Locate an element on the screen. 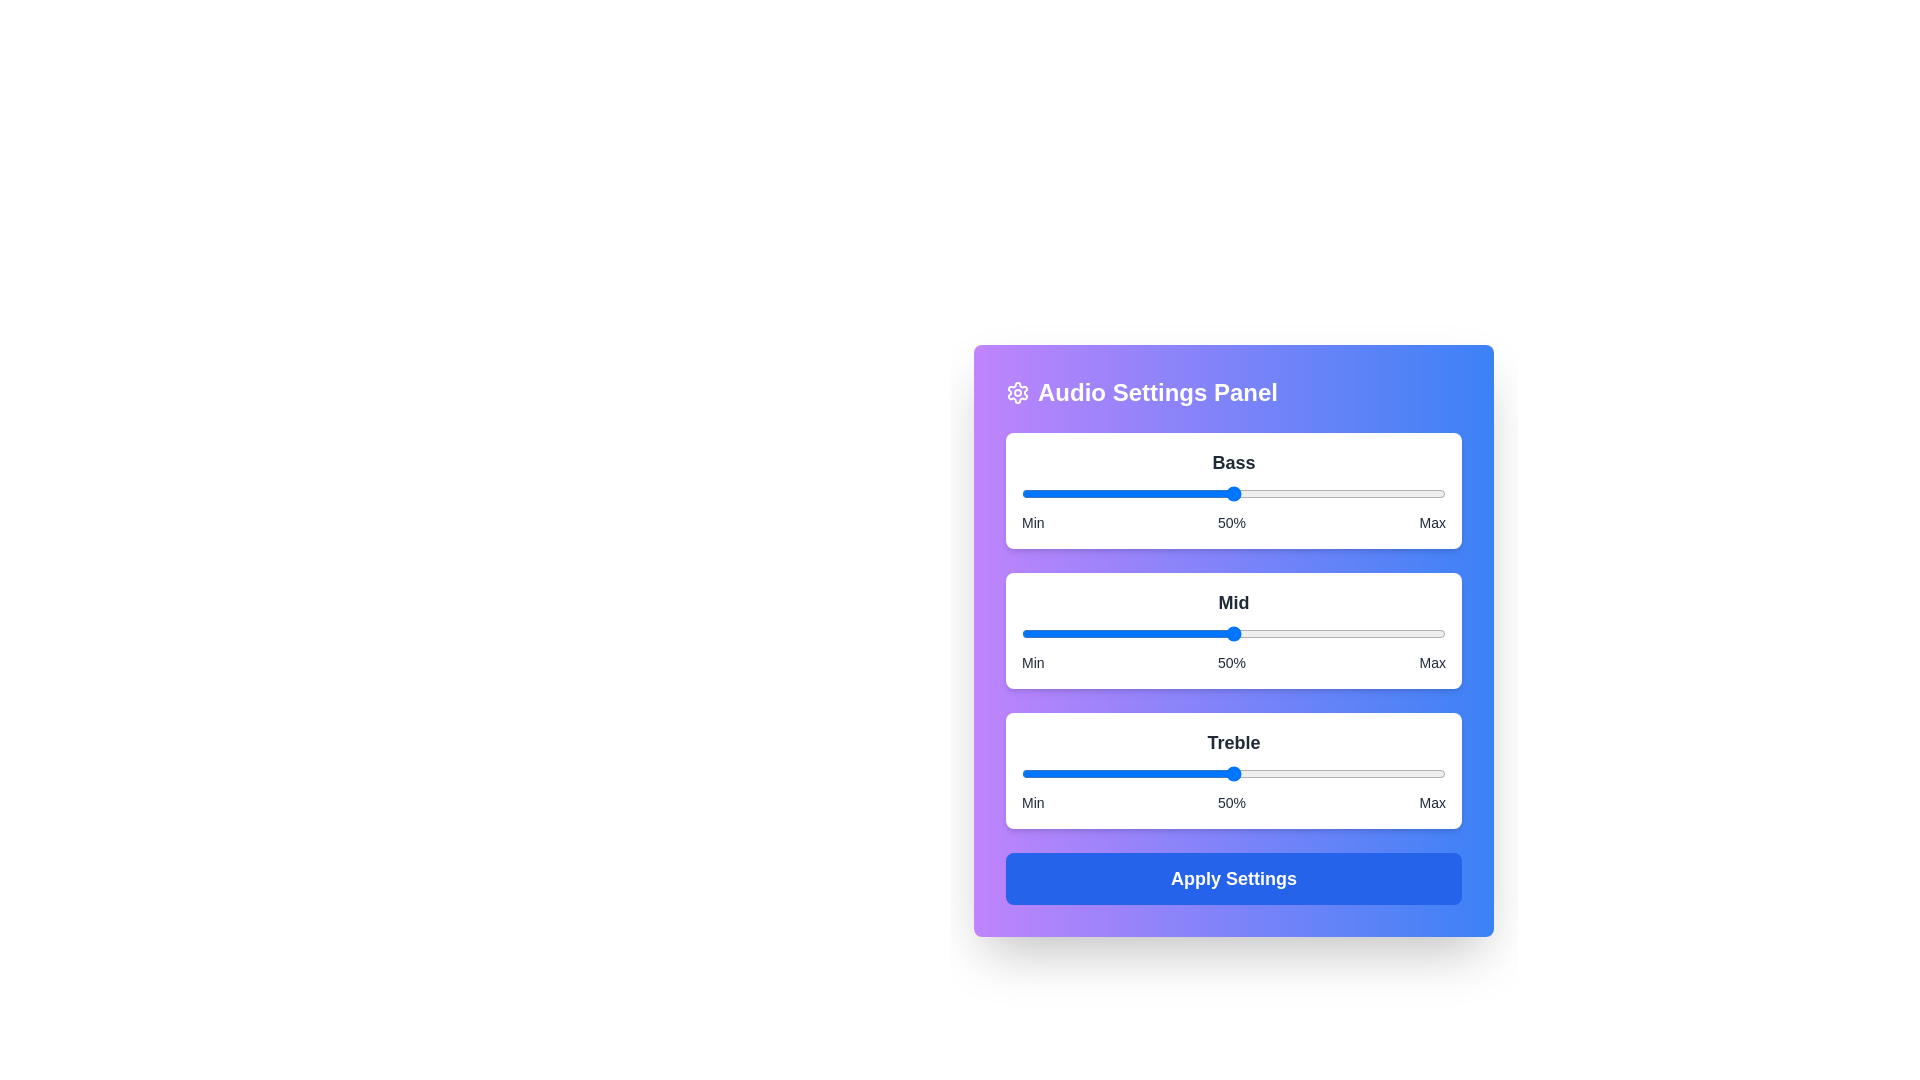  the static text label displaying '50%' in bold, located centrally in the audio settings interface's 'Bass' slider section is located at coordinates (1231, 522).